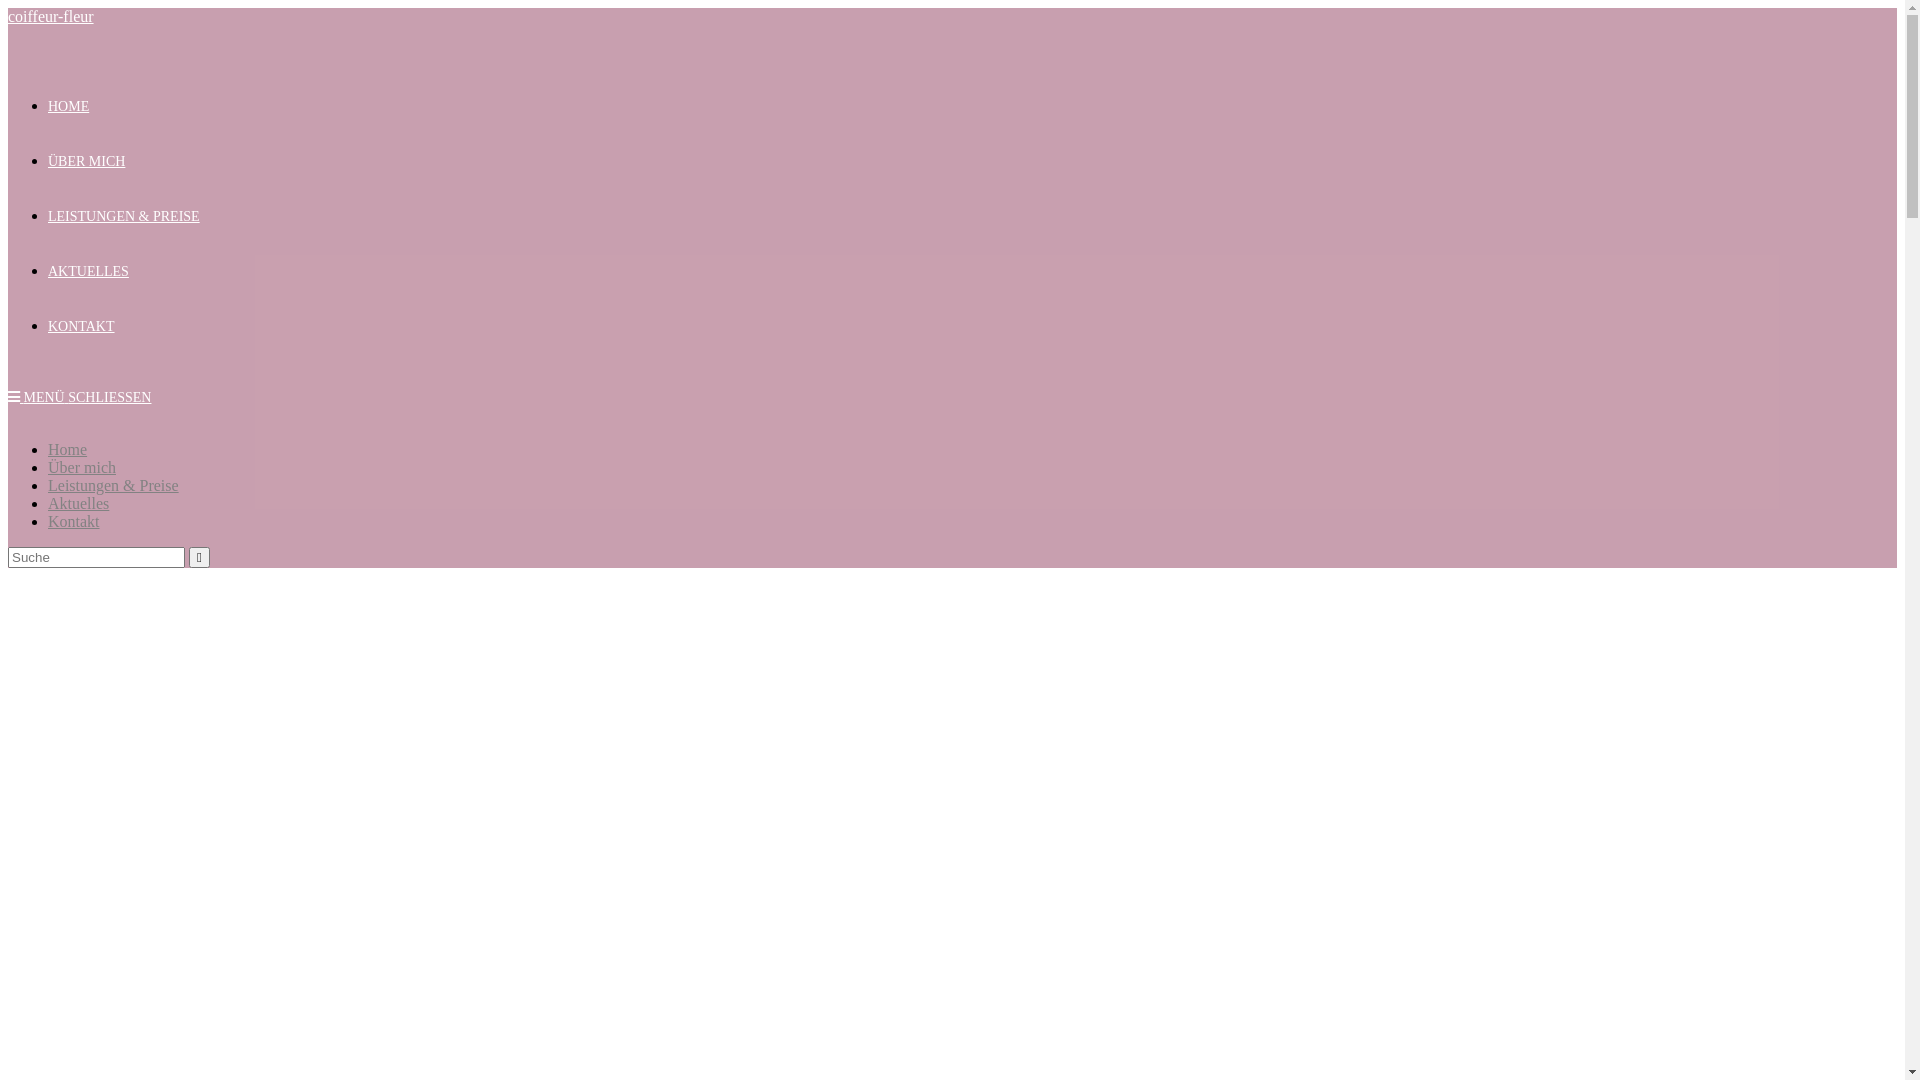 This screenshot has width=1920, height=1080. I want to click on 'Kontakt', so click(73, 520).